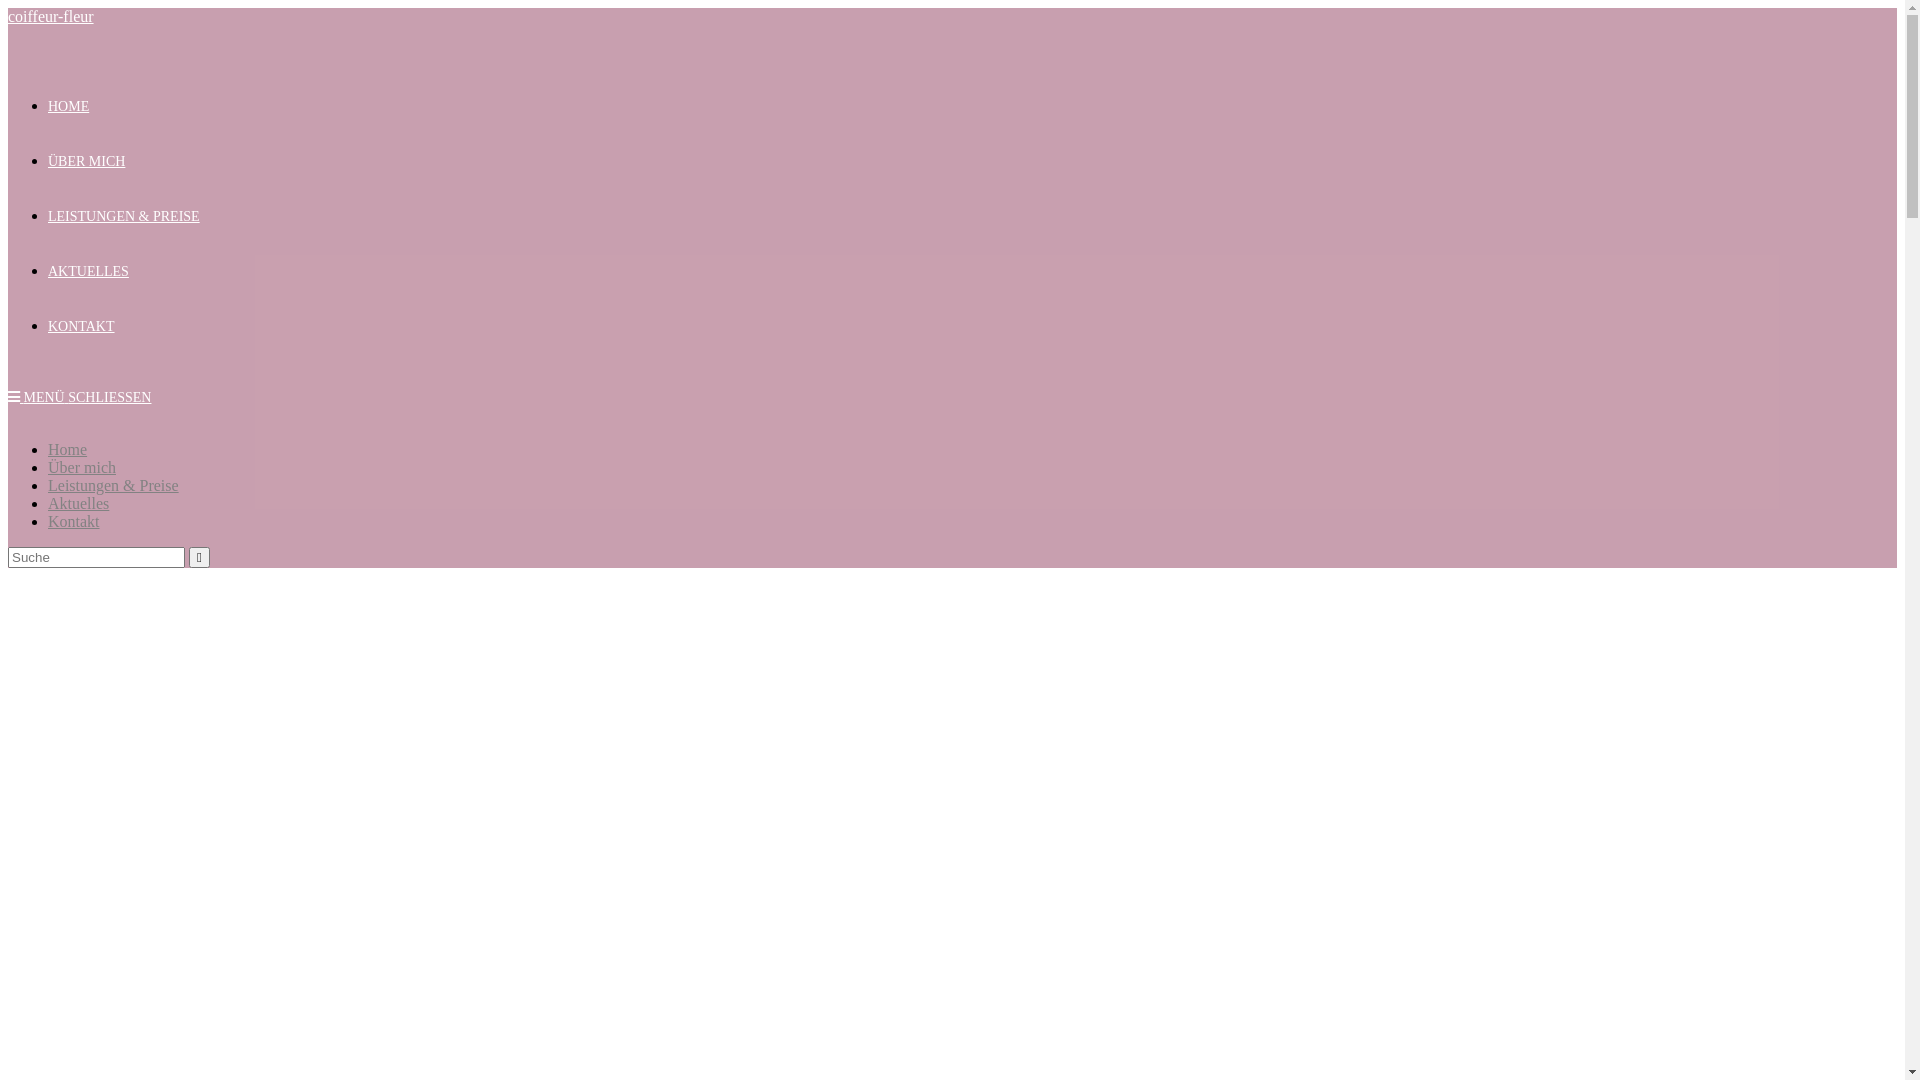 This screenshot has width=1920, height=1080. I want to click on 'Kontakt', so click(73, 520).